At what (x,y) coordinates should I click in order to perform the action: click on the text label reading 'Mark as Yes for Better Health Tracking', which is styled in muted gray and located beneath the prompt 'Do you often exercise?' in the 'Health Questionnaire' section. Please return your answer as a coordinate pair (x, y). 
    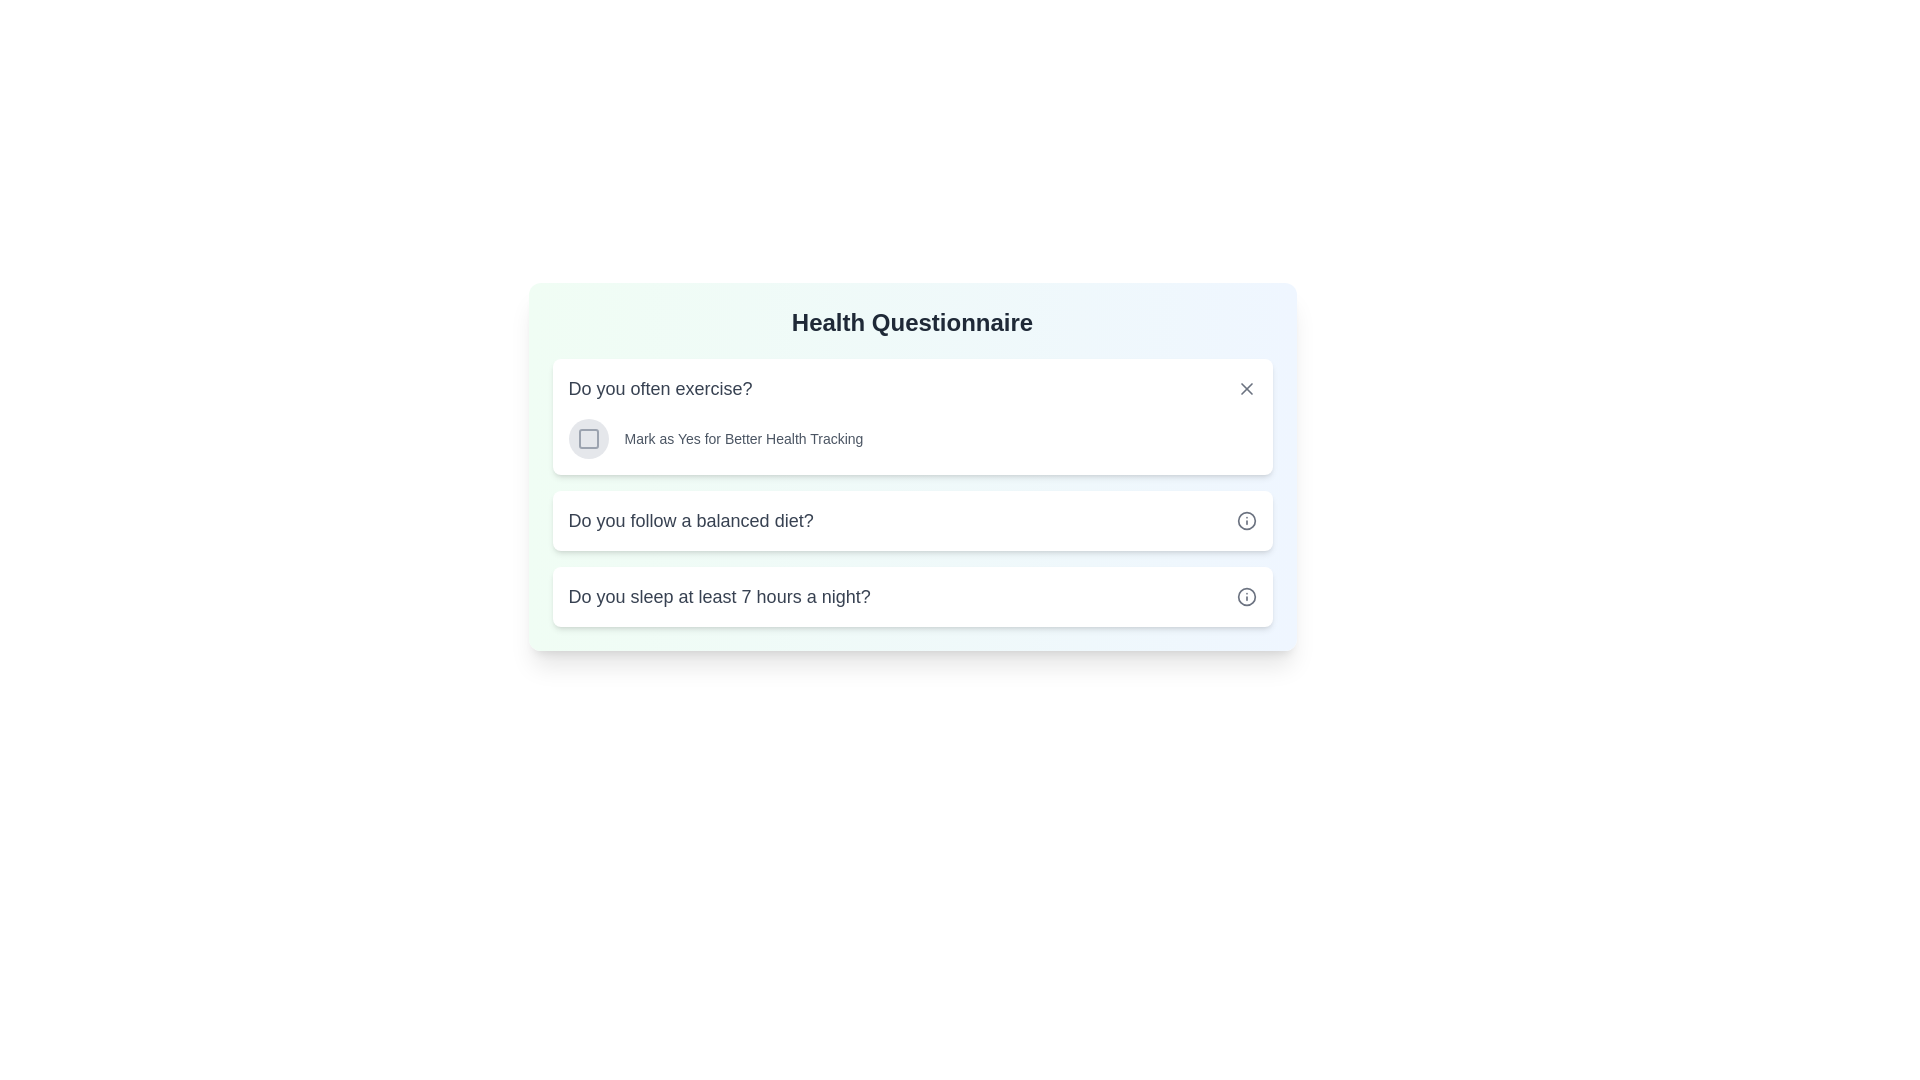
    Looking at the image, I should click on (743, 438).